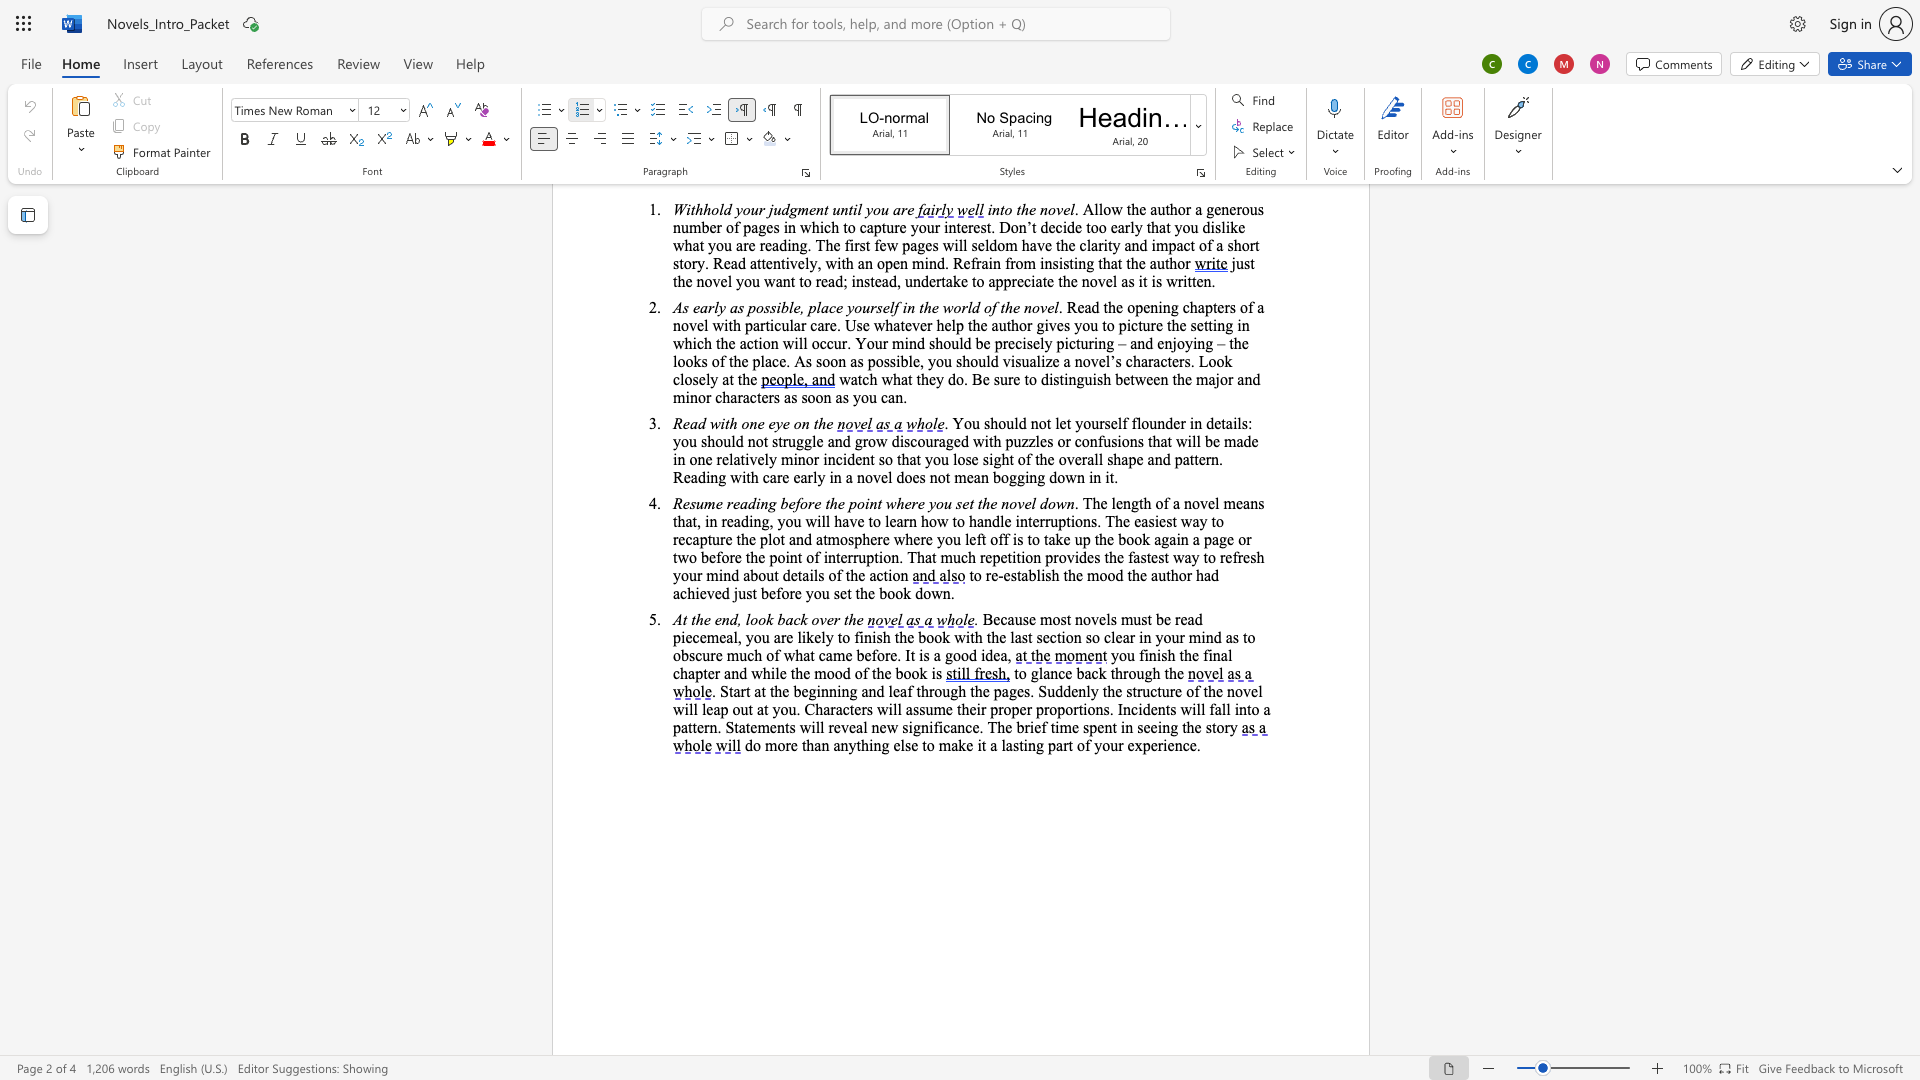 This screenshot has width=1920, height=1080. What do you see at coordinates (1215, 655) in the screenshot?
I see `the 1th character "n" in the text` at bounding box center [1215, 655].